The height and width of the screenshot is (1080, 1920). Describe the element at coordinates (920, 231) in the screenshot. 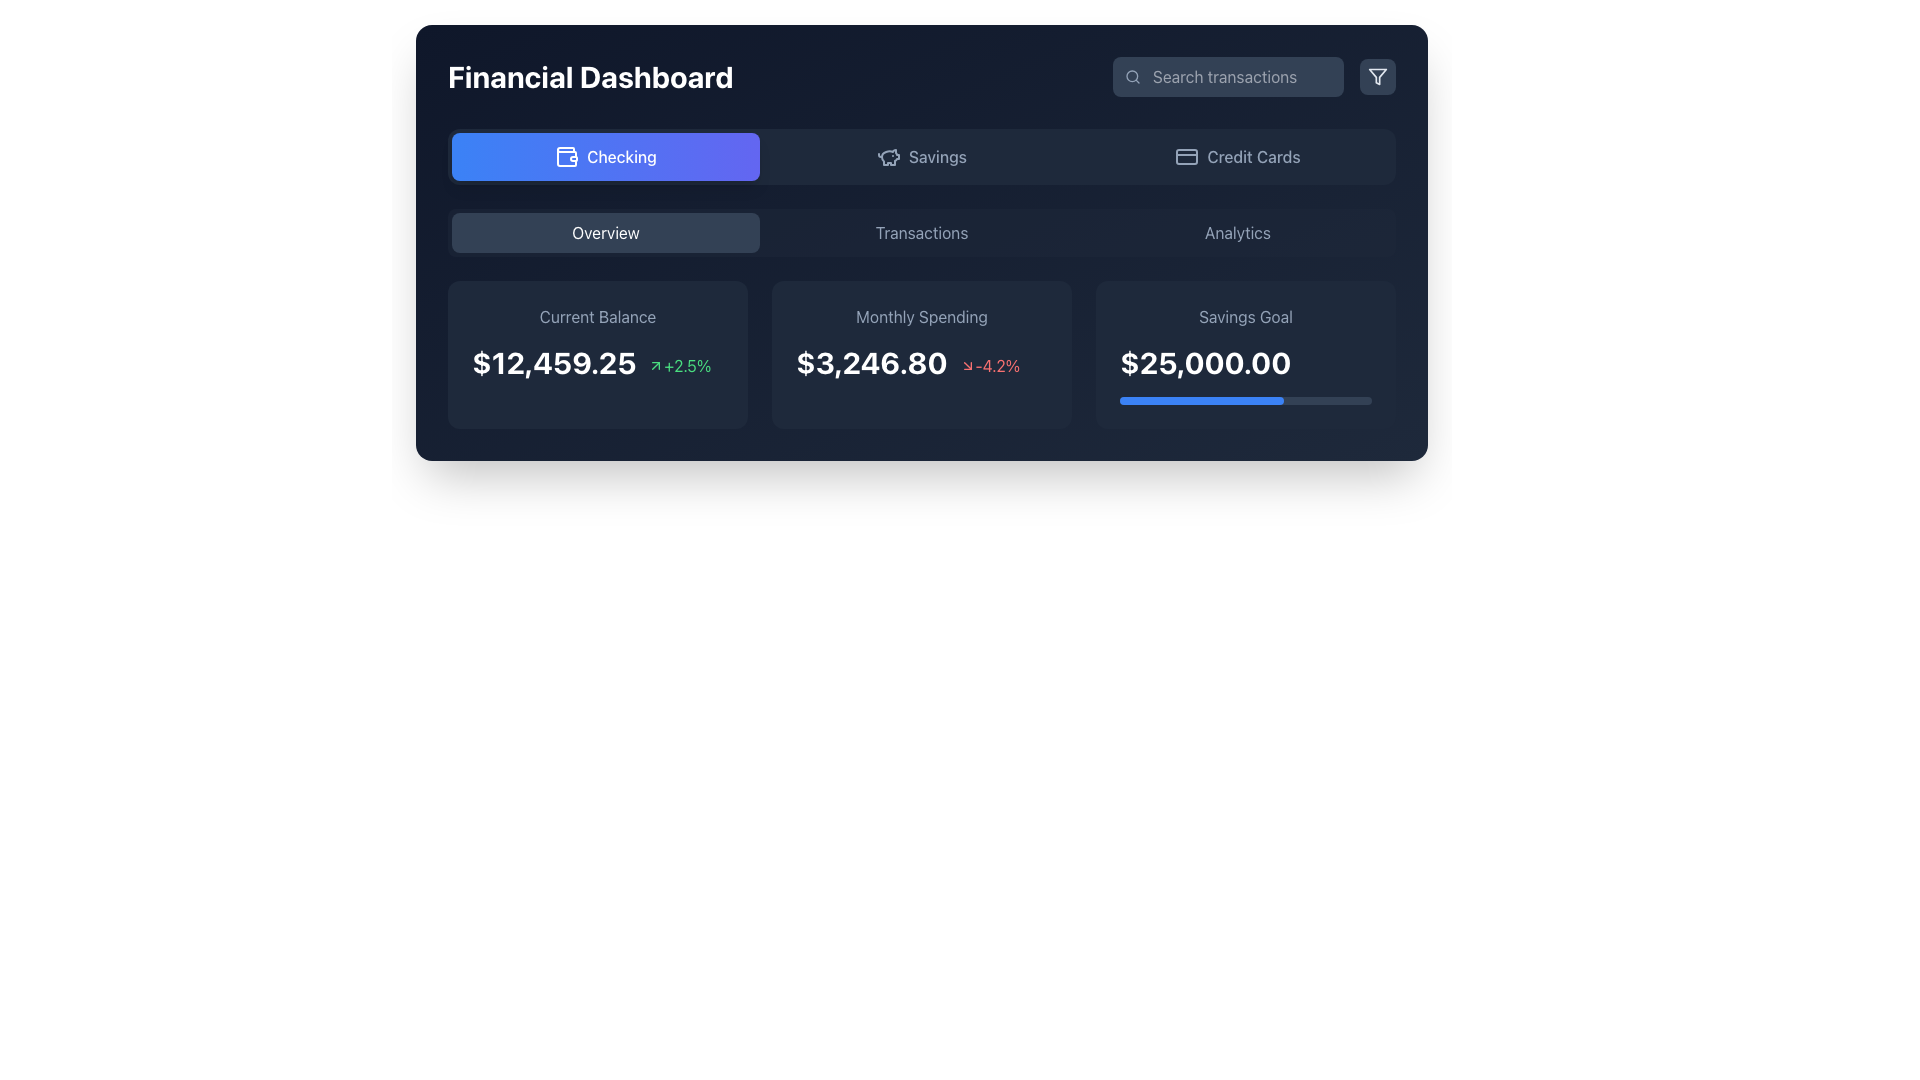

I see `the 'Transactions' button, which is the second button in a horizontal group of three, located below the main navigation bar` at that location.